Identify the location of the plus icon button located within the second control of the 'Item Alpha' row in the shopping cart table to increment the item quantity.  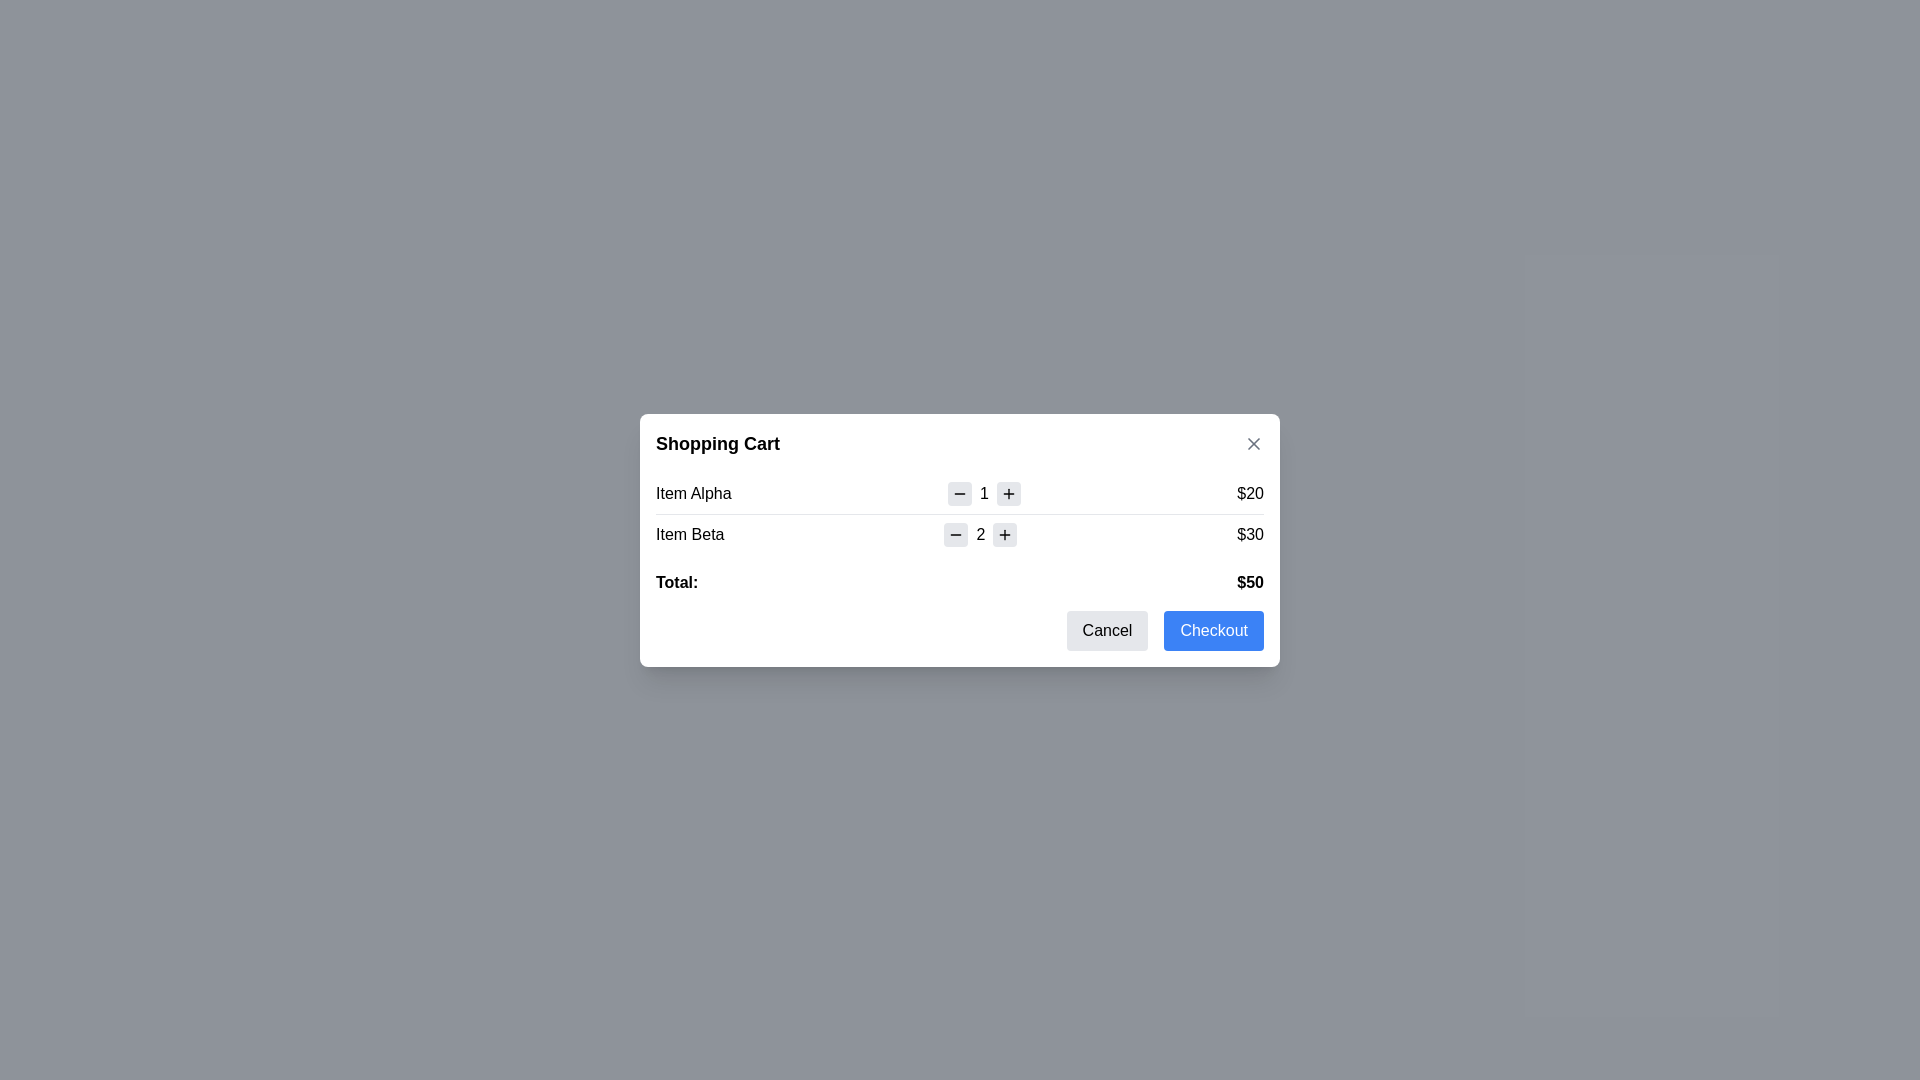
(1008, 493).